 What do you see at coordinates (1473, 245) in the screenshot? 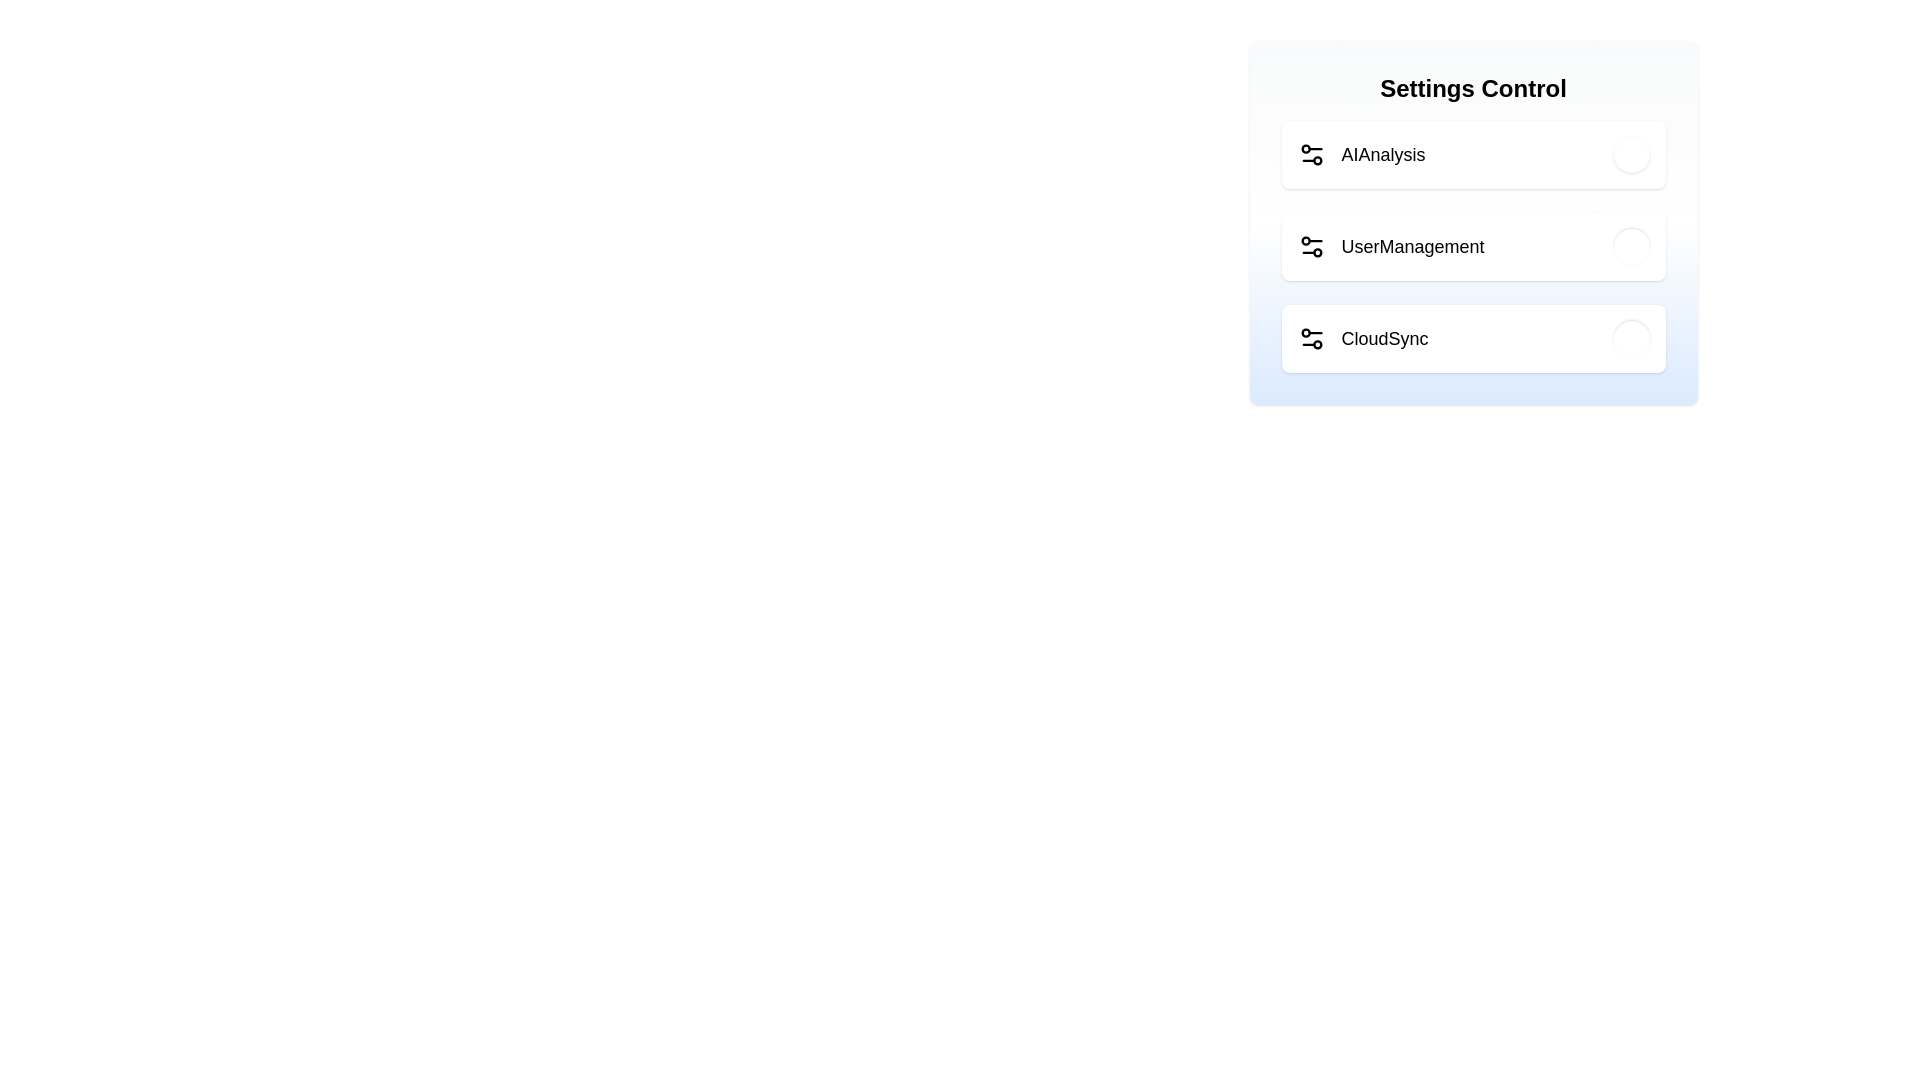
I see `the option item UserManagement to observe hover effects` at bounding box center [1473, 245].